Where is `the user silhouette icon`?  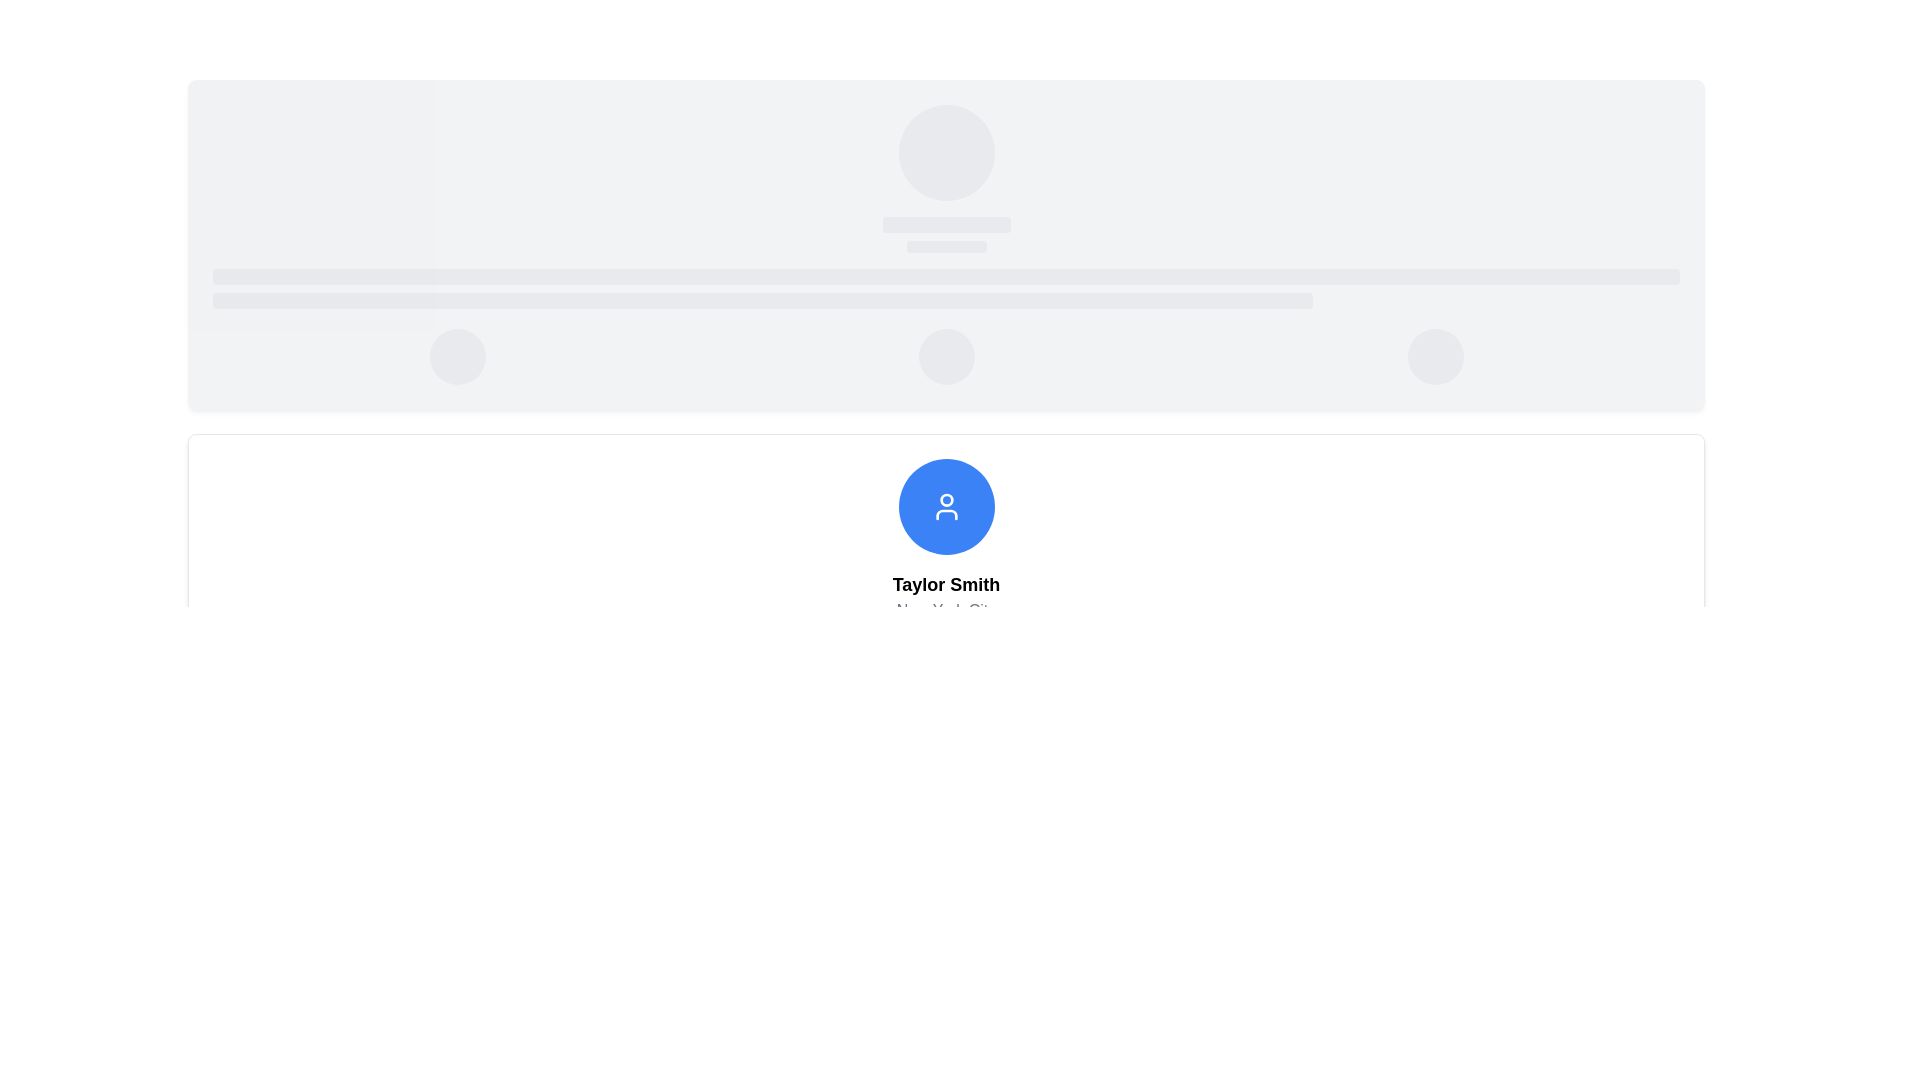 the user silhouette icon is located at coordinates (945, 505).